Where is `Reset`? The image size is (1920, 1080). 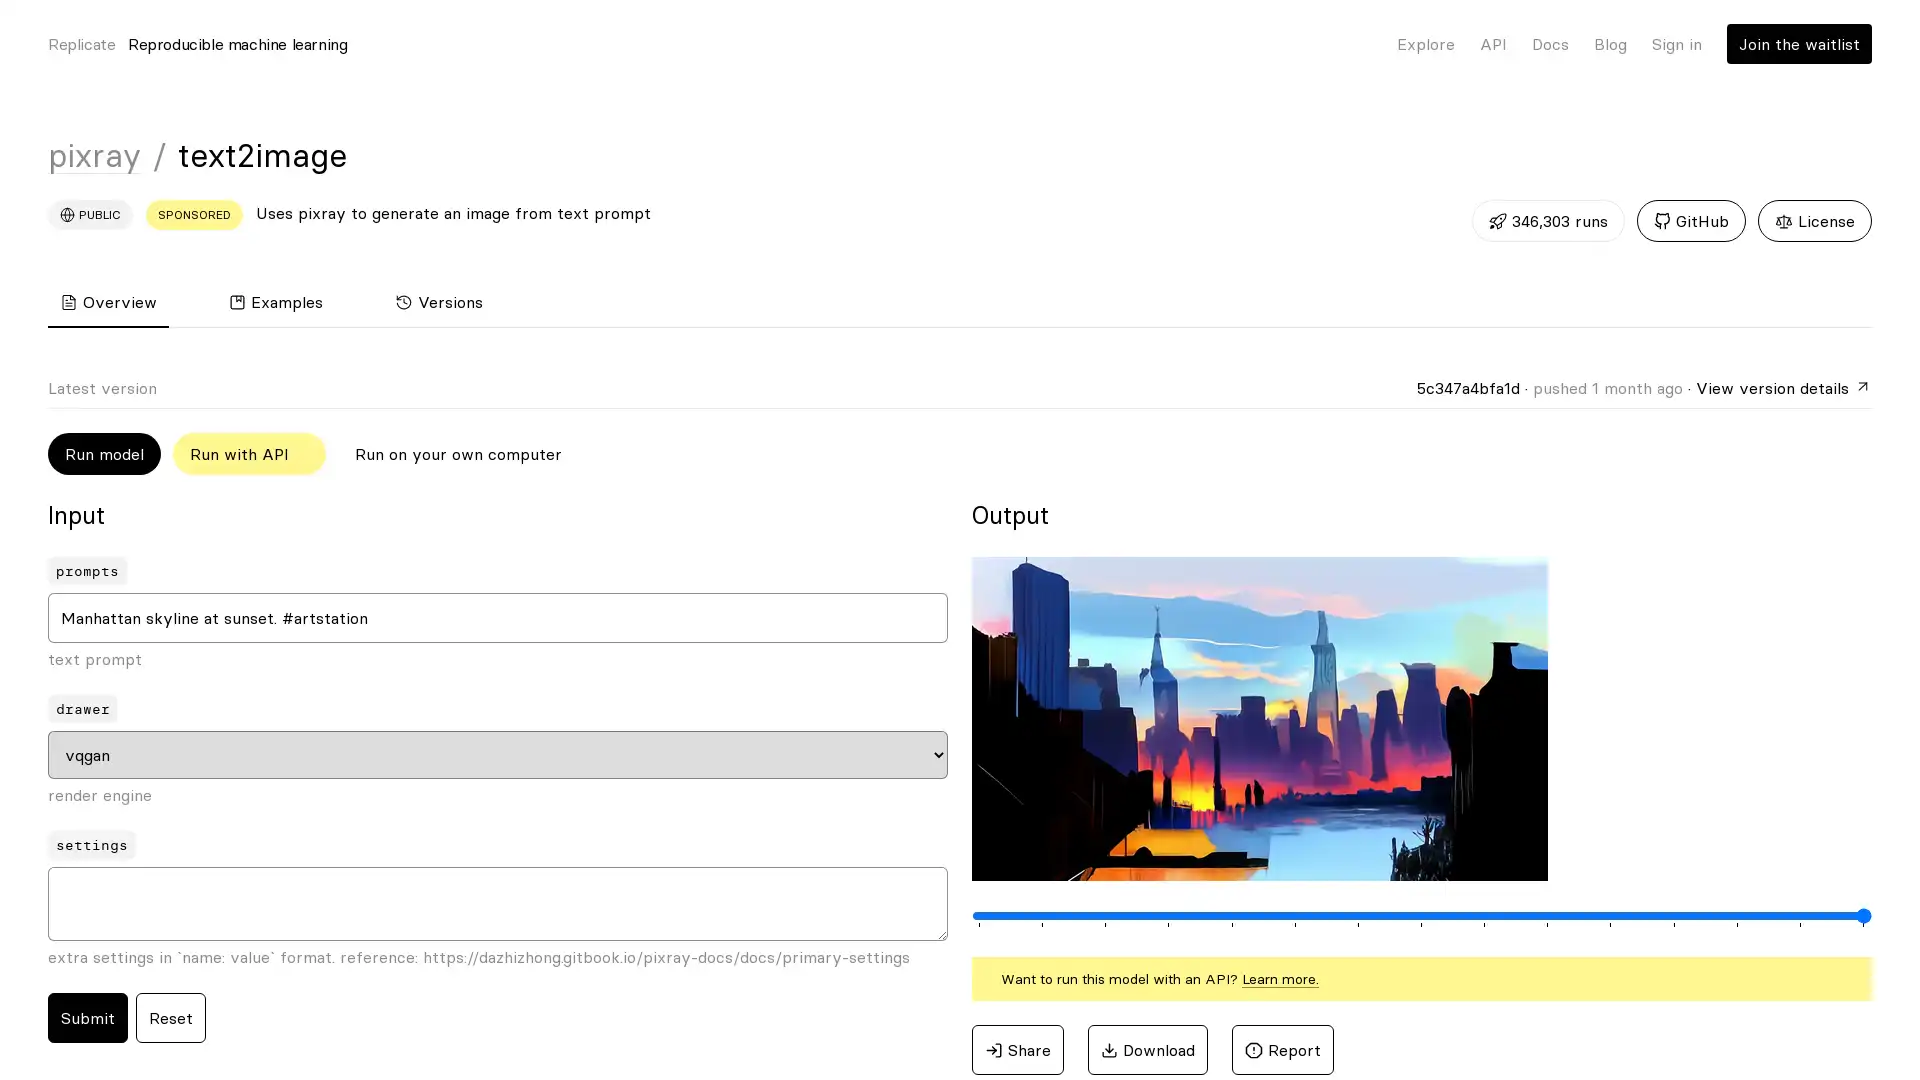 Reset is located at coordinates (171, 1018).